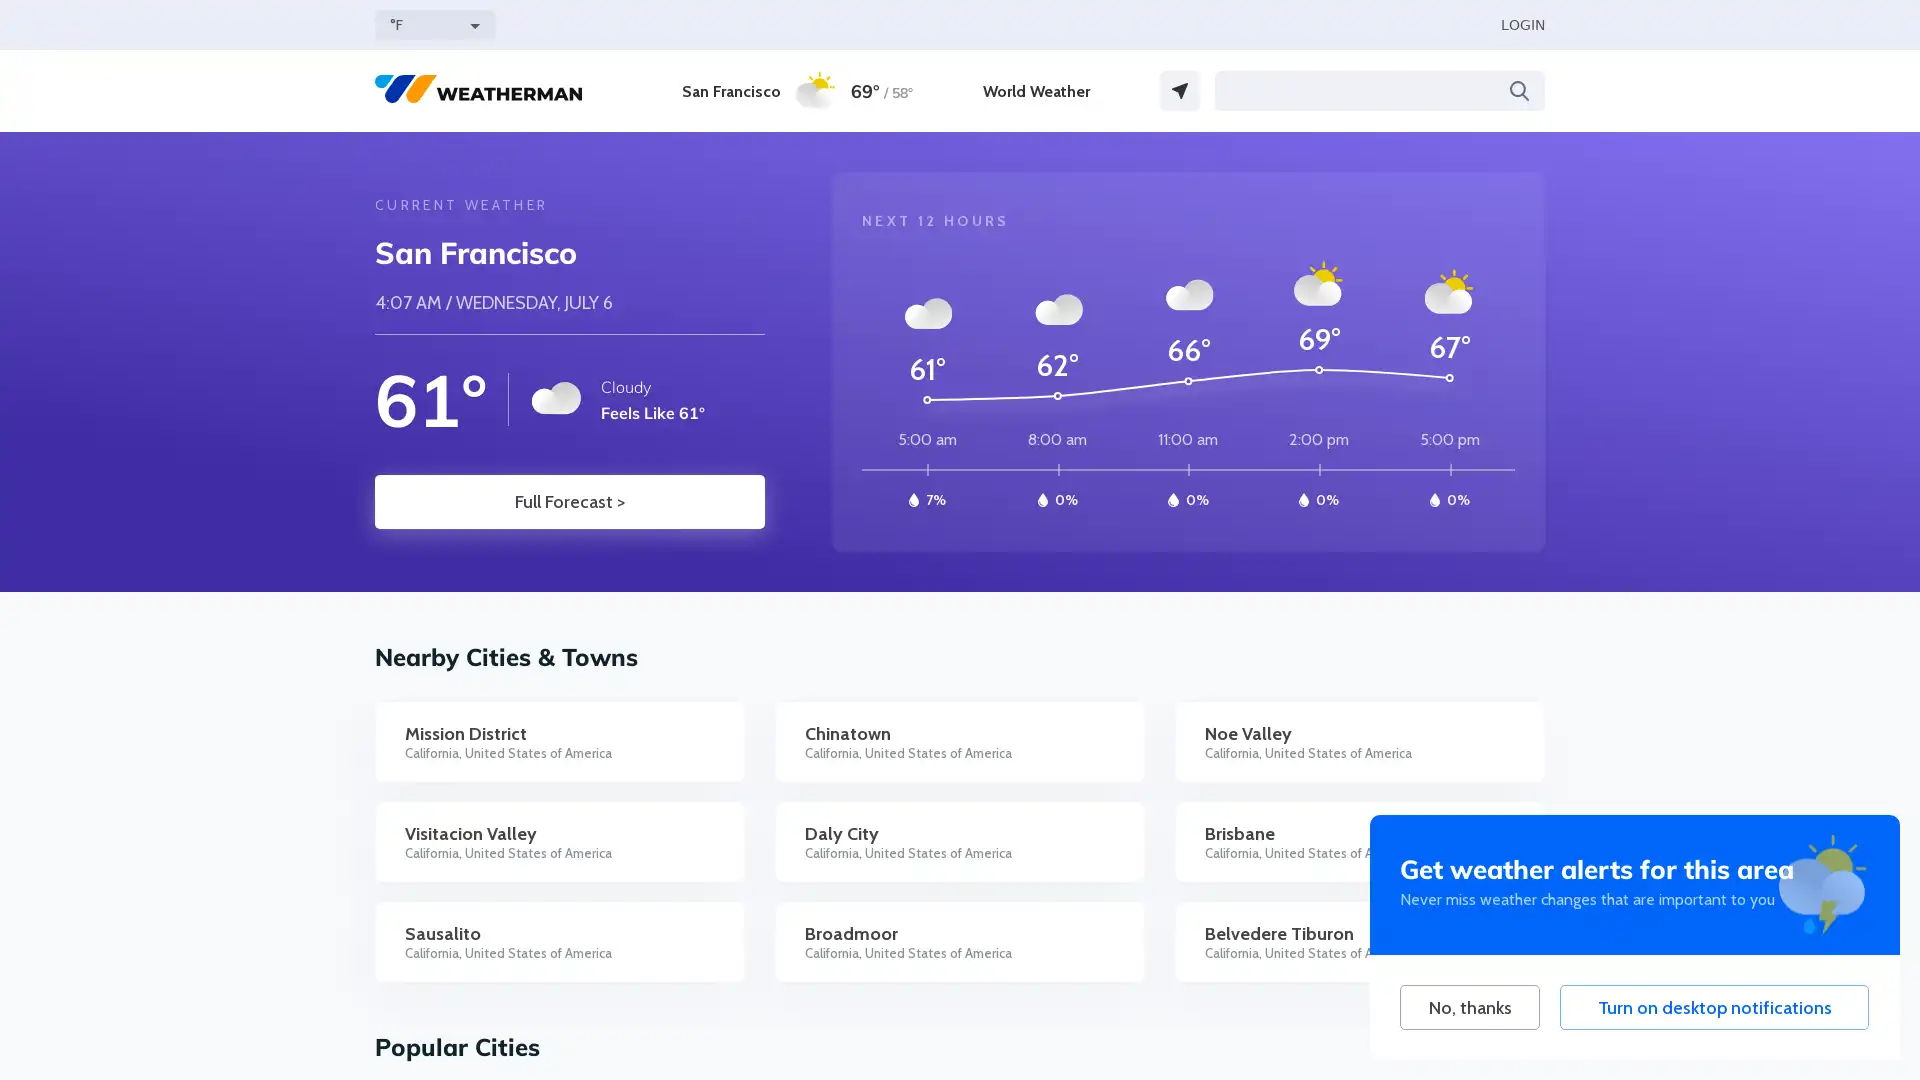  What do you see at coordinates (1180, 91) in the screenshot?
I see `GPS Location` at bounding box center [1180, 91].